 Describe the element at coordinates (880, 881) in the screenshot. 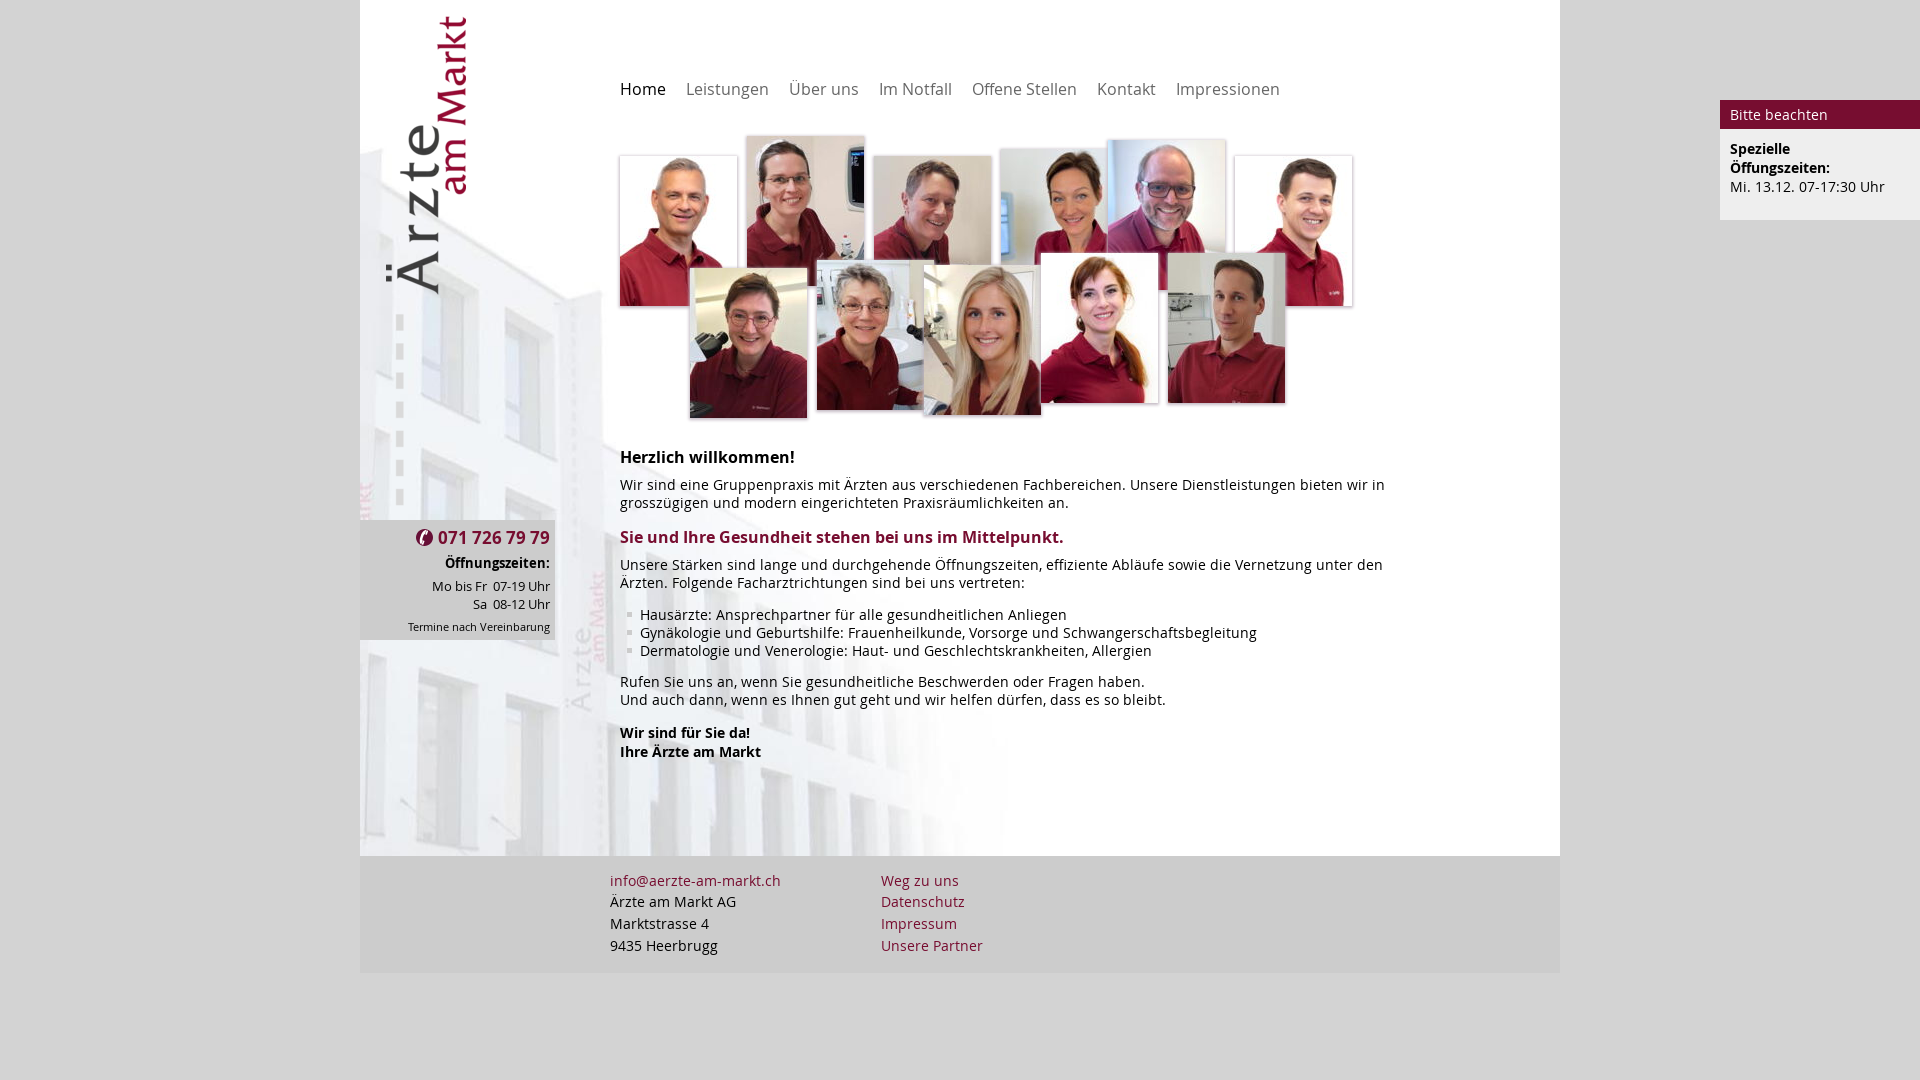

I see `'Weg zu uns'` at that location.